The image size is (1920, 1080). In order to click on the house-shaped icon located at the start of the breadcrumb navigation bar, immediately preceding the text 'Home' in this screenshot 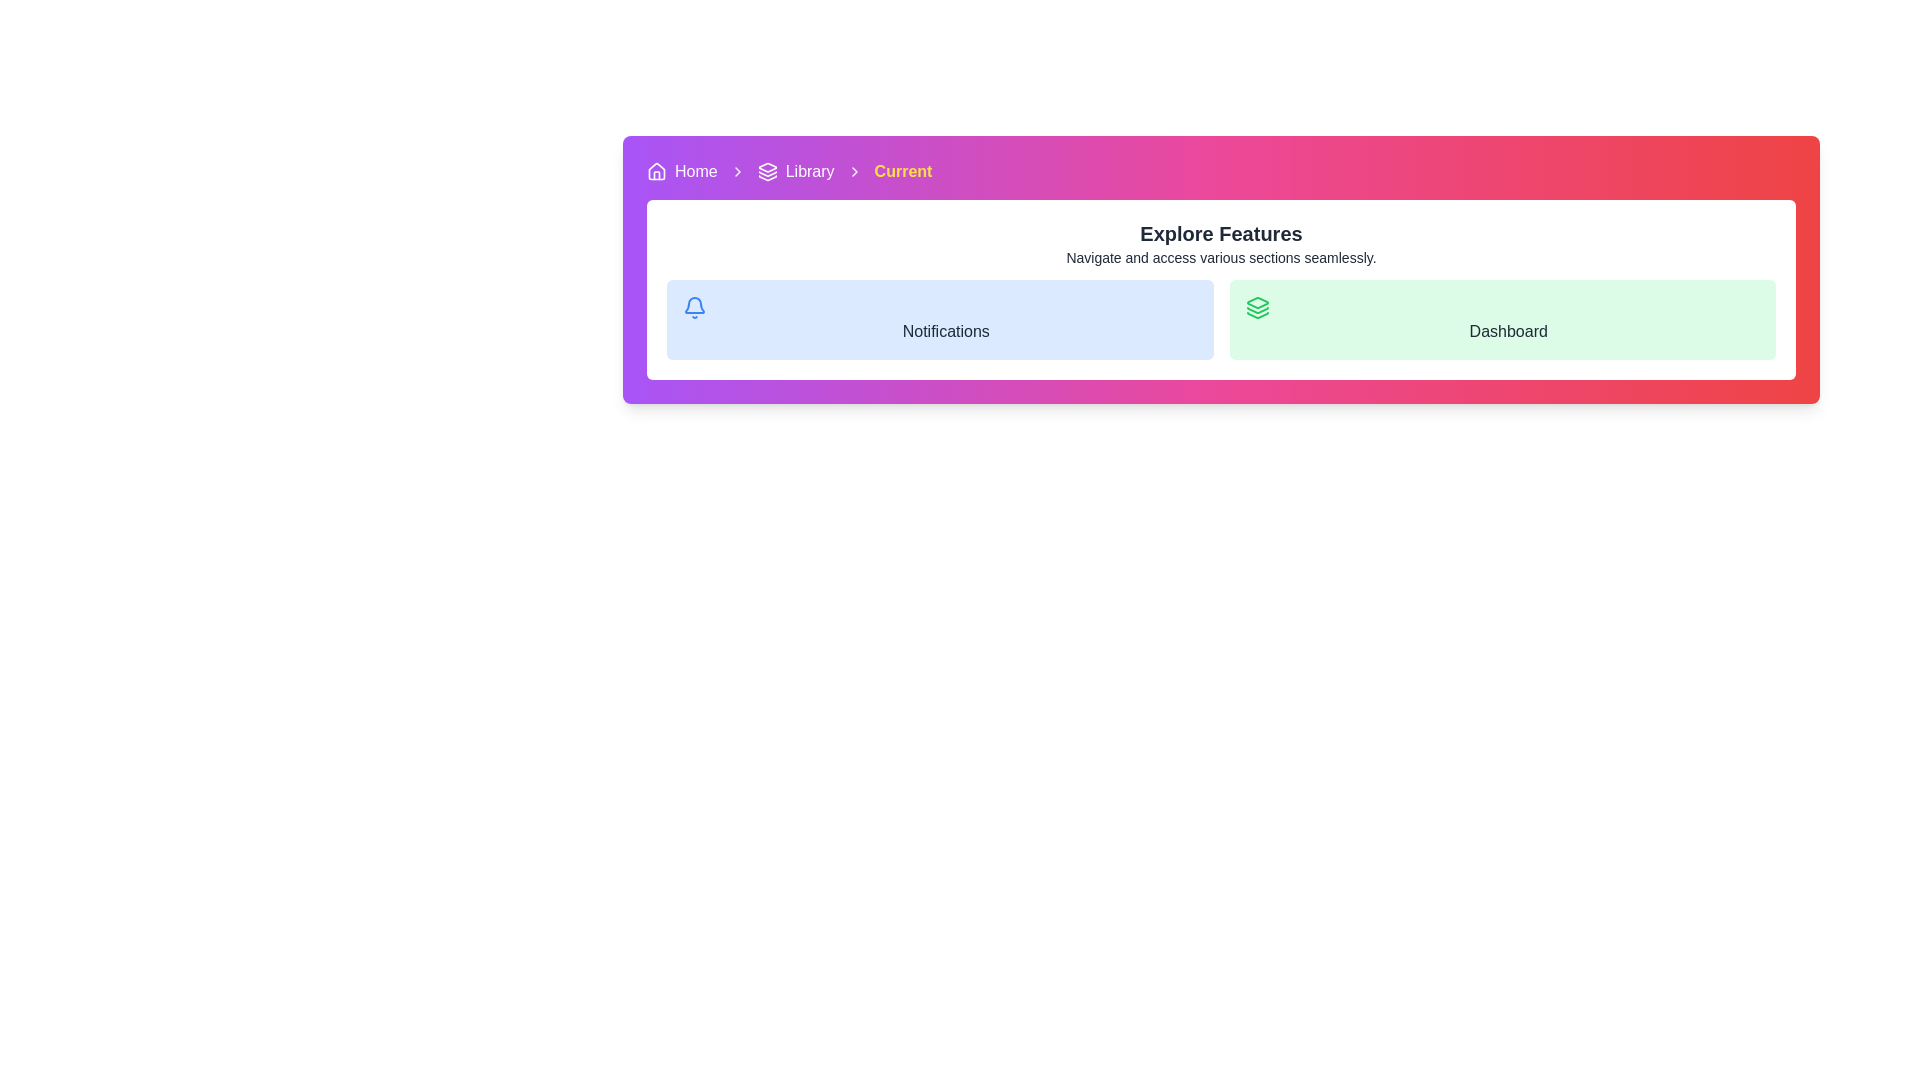, I will do `click(657, 171)`.